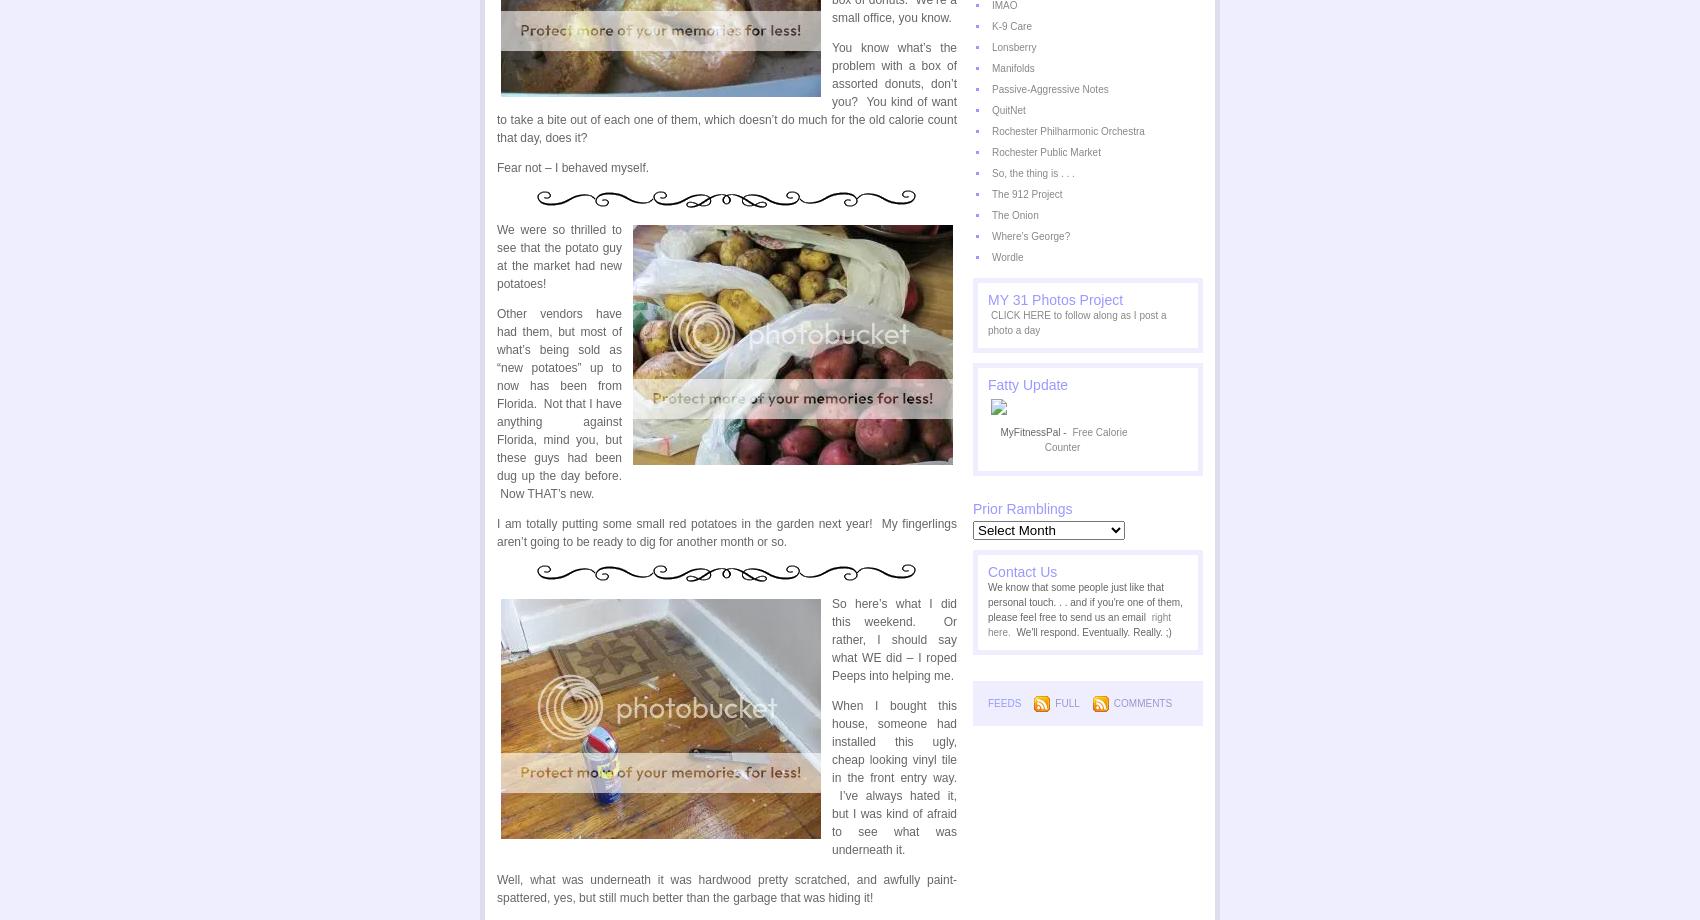  Describe the element at coordinates (990, 257) in the screenshot. I see `'Wordle'` at that location.